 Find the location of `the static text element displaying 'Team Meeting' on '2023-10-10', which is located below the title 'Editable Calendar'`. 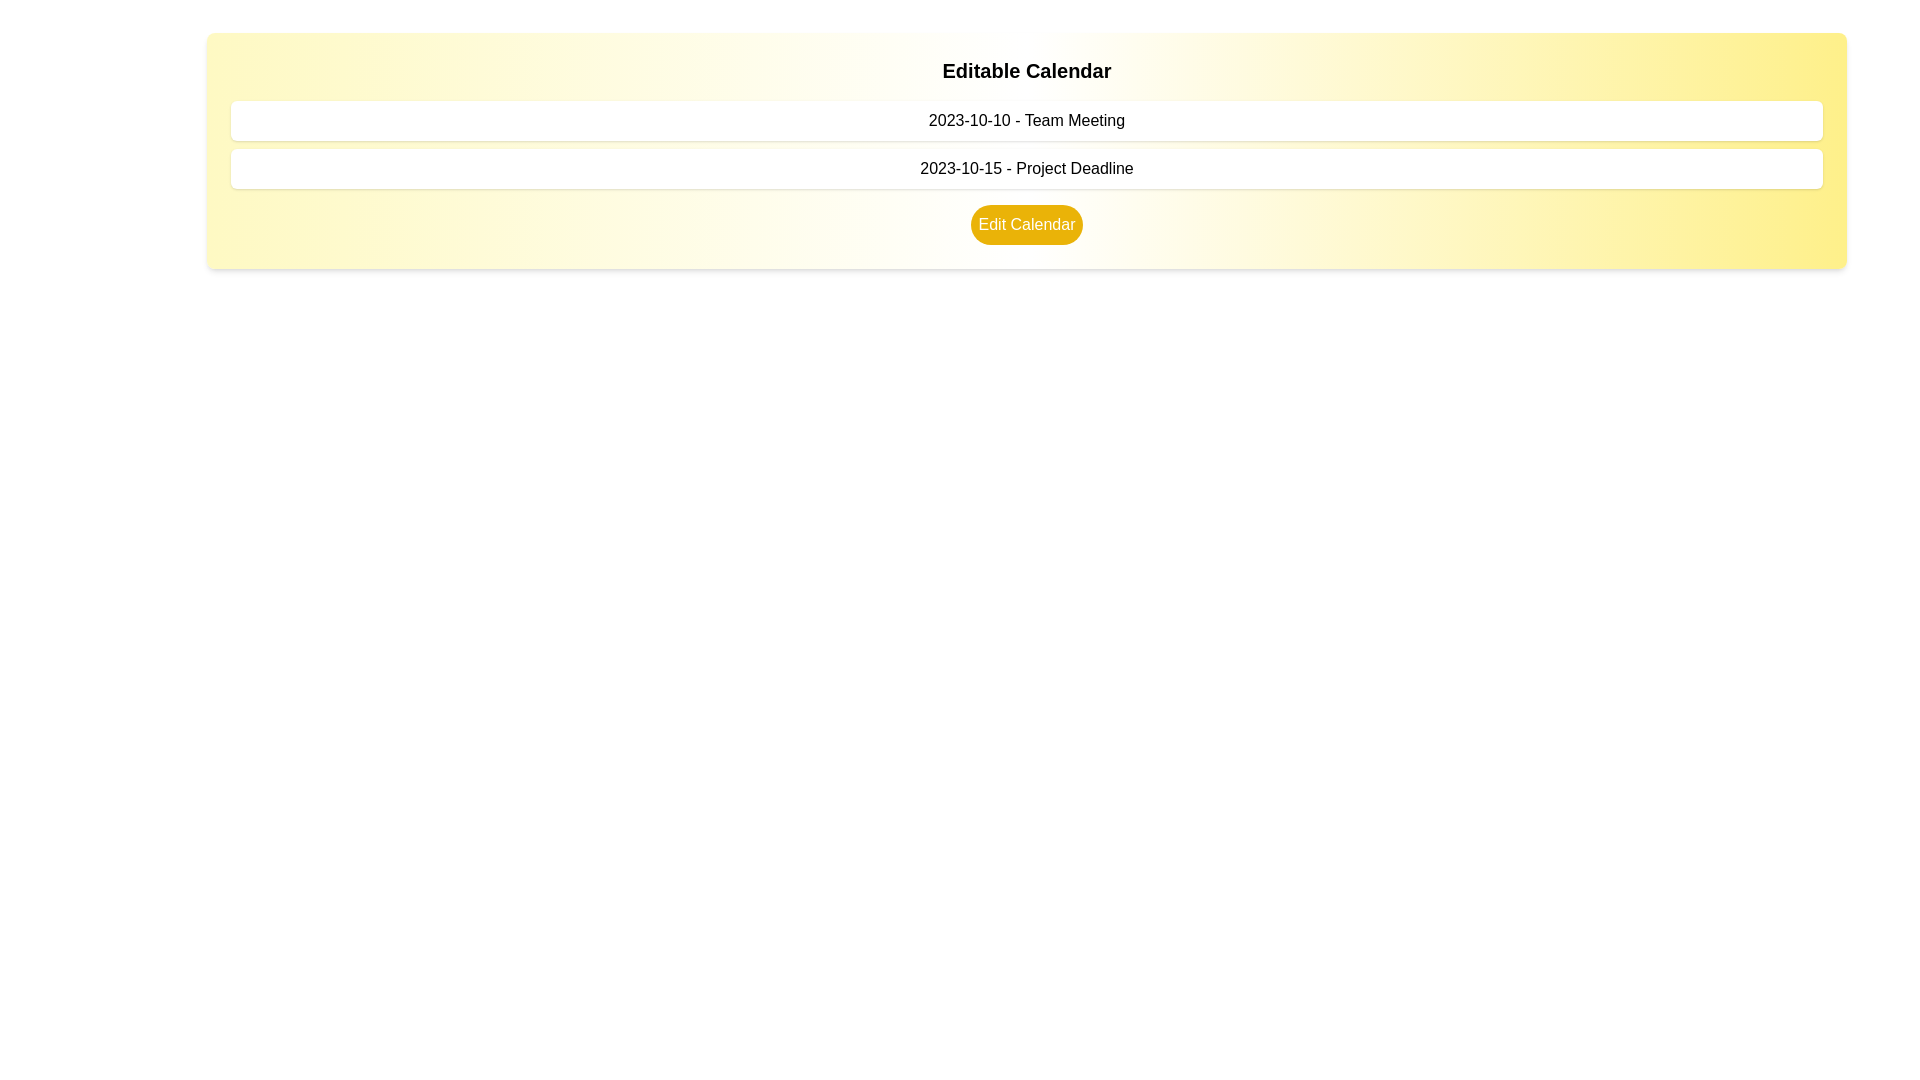

the static text element displaying 'Team Meeting' on '2023-10-10', which is located below the title 'Editable Calendar' is located at coordinates (1027, 120).